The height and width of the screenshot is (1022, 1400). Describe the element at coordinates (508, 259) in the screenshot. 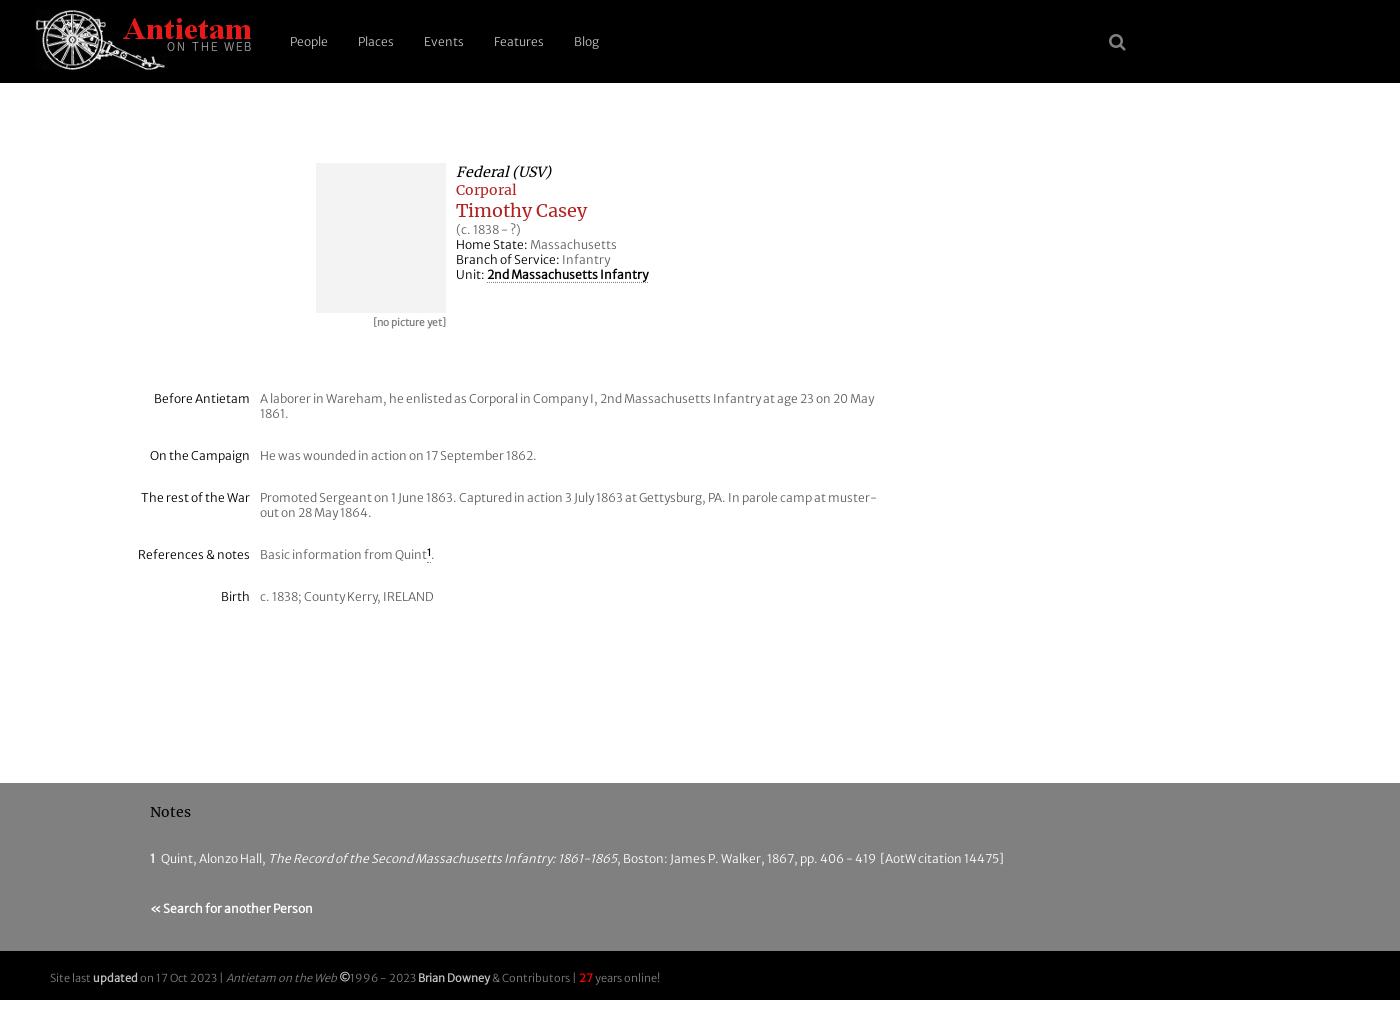

I see `'Branch of Service:'` at that location.